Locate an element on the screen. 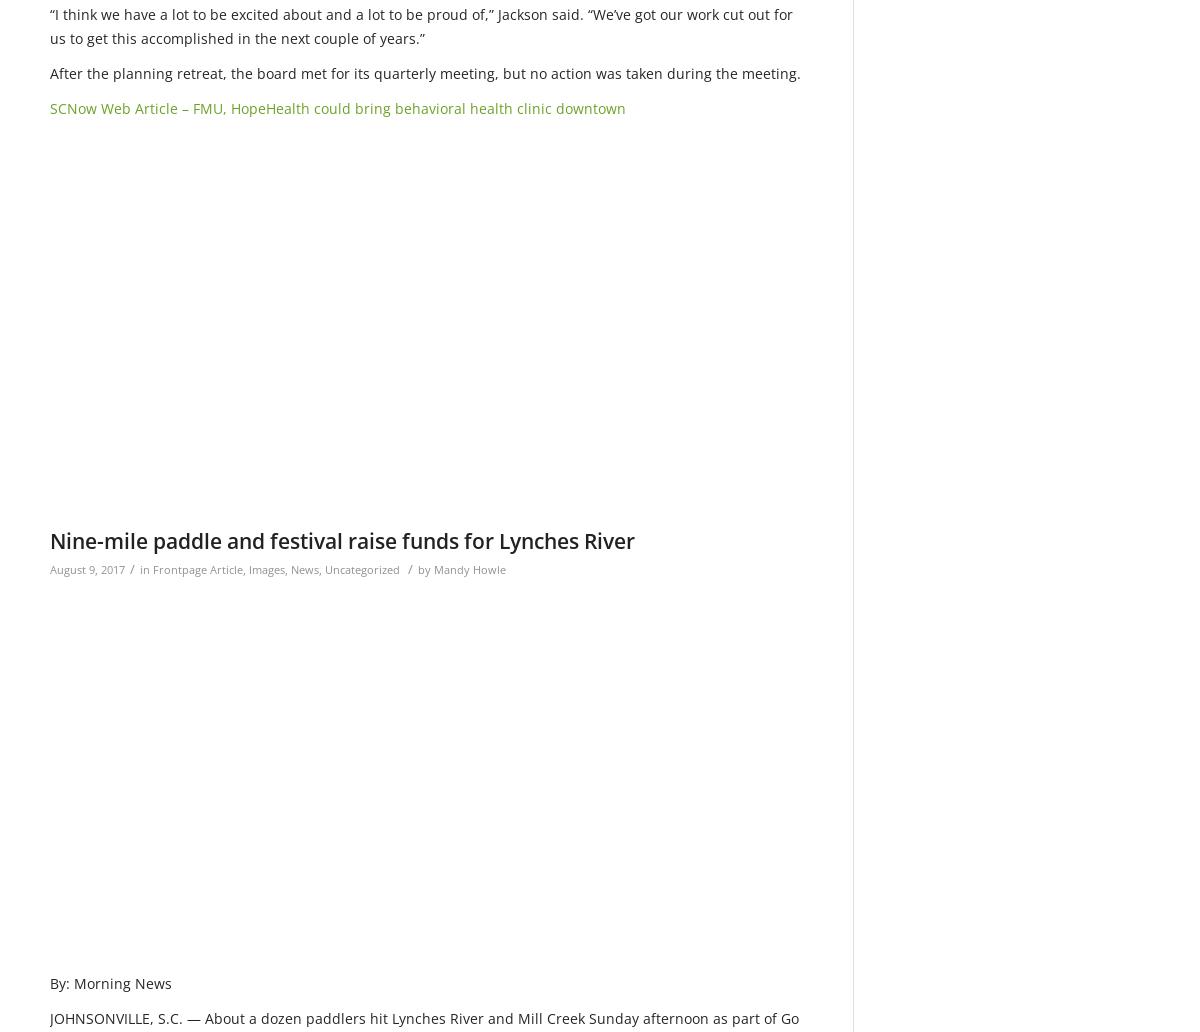  'Images' is located at coordinates (248, 568).